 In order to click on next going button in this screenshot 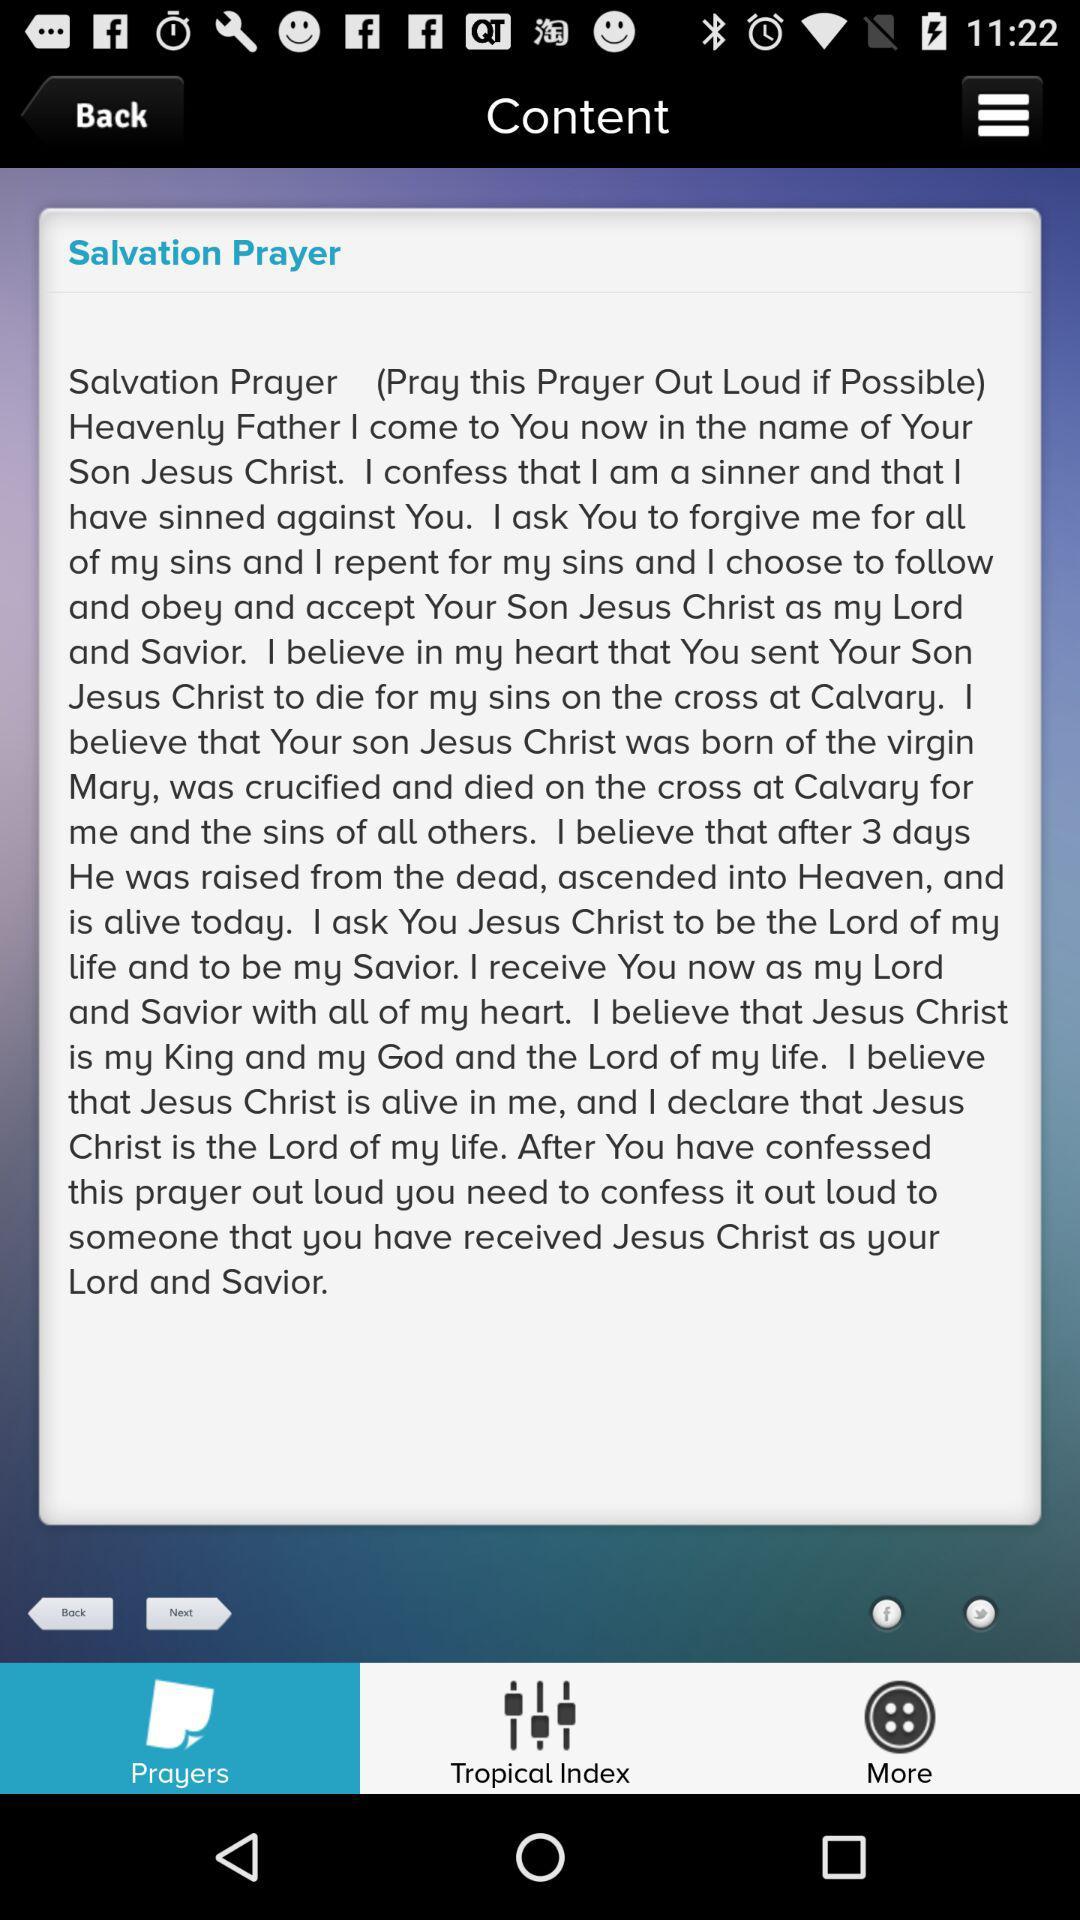, I will do `click(187, 1613)`.